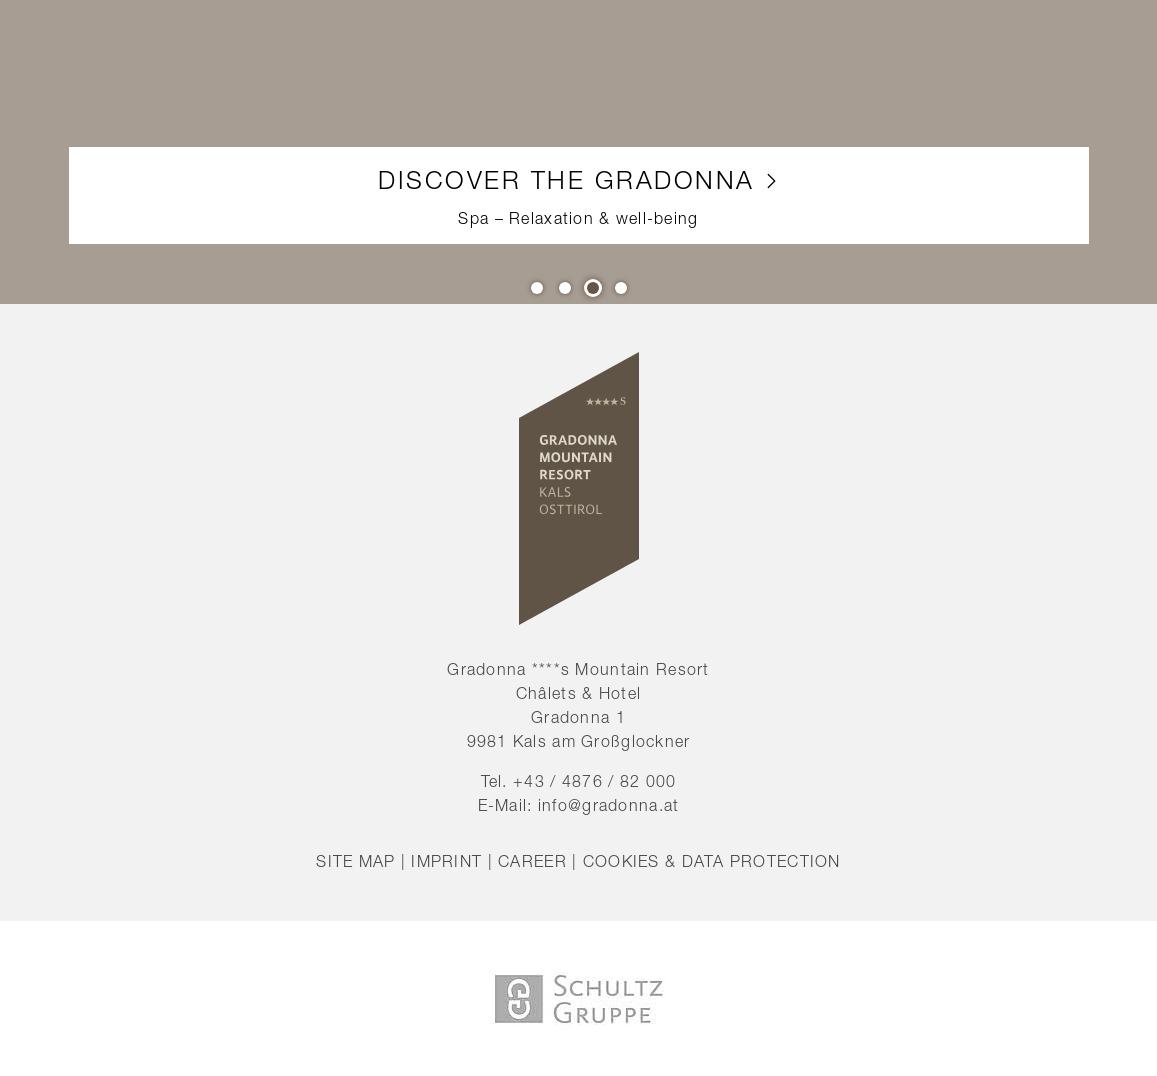  I want to click on 'Cookies & data protection', so click(710, 861).